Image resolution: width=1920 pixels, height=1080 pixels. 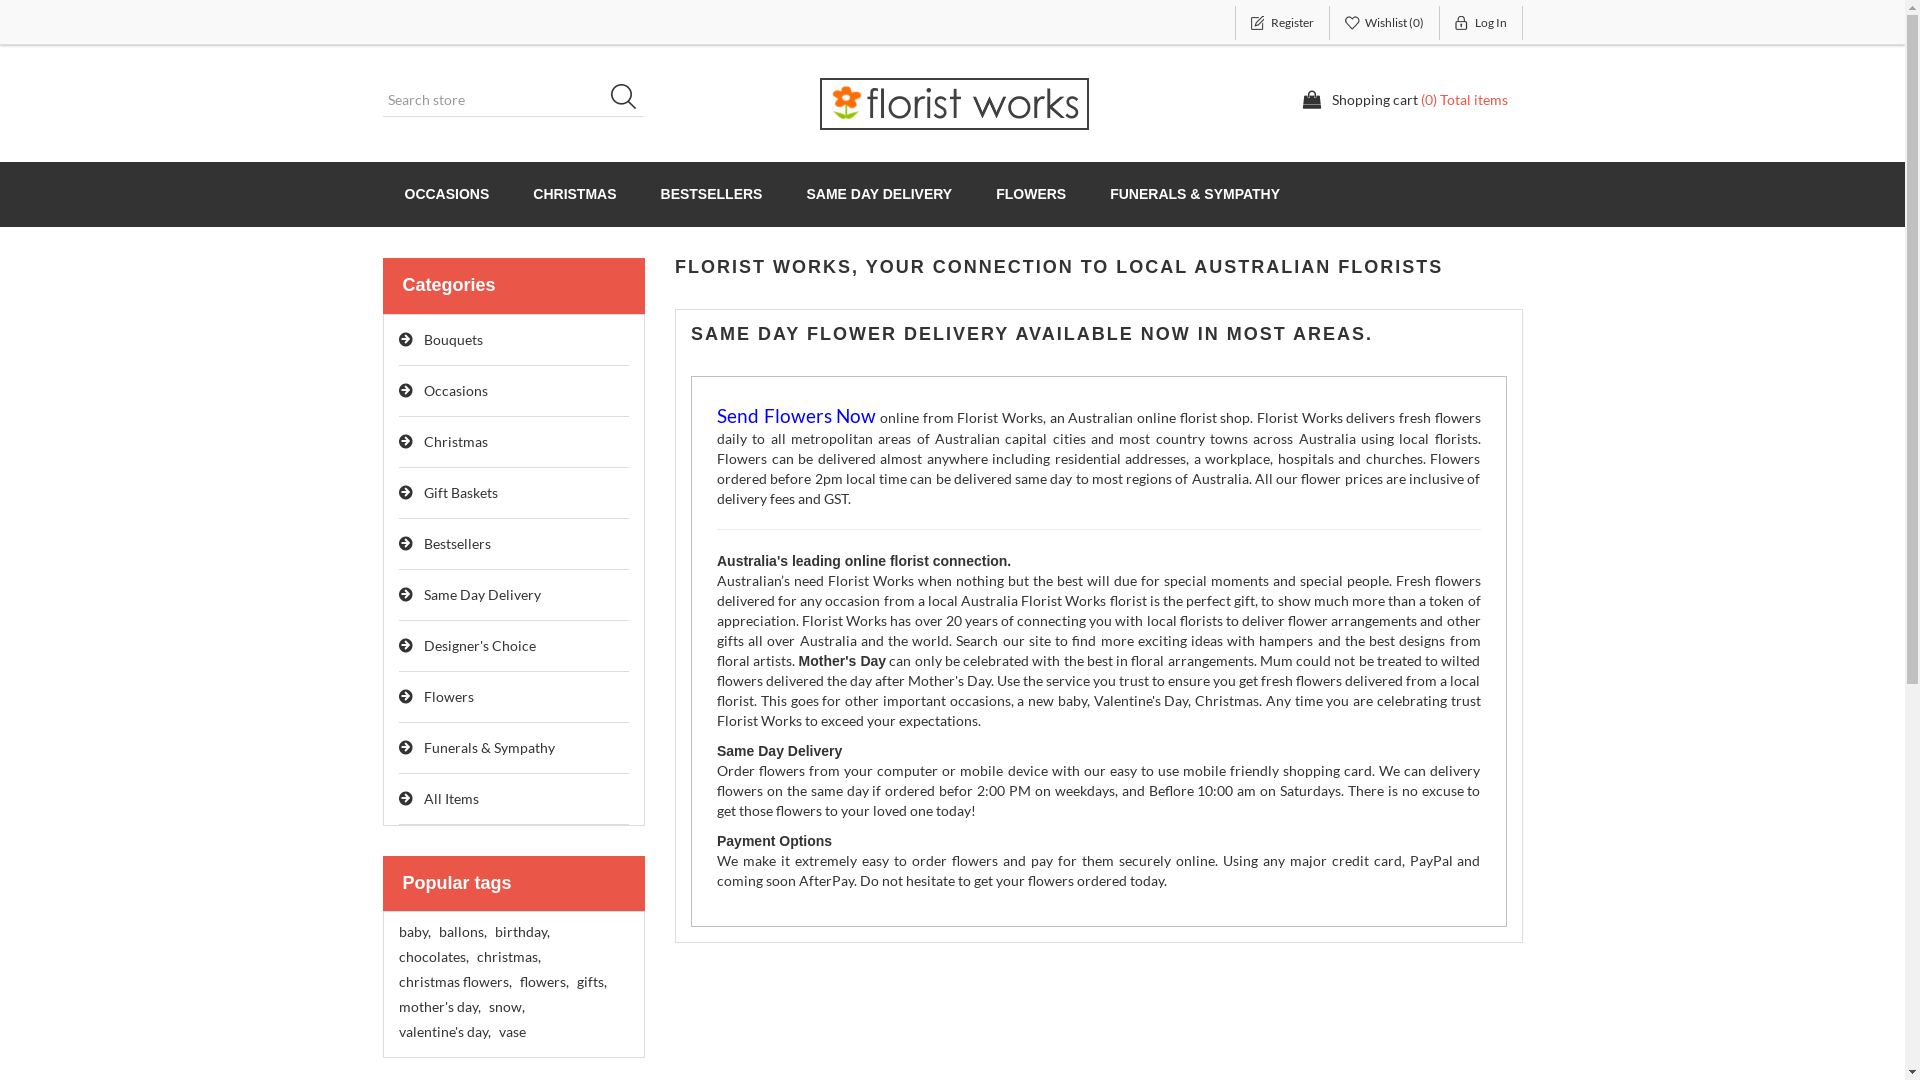 What do you see at coordinates (878, 194) in the screenshot?
I see `'SAME DAY DELIVERY'` at bounding box center [878, 194].